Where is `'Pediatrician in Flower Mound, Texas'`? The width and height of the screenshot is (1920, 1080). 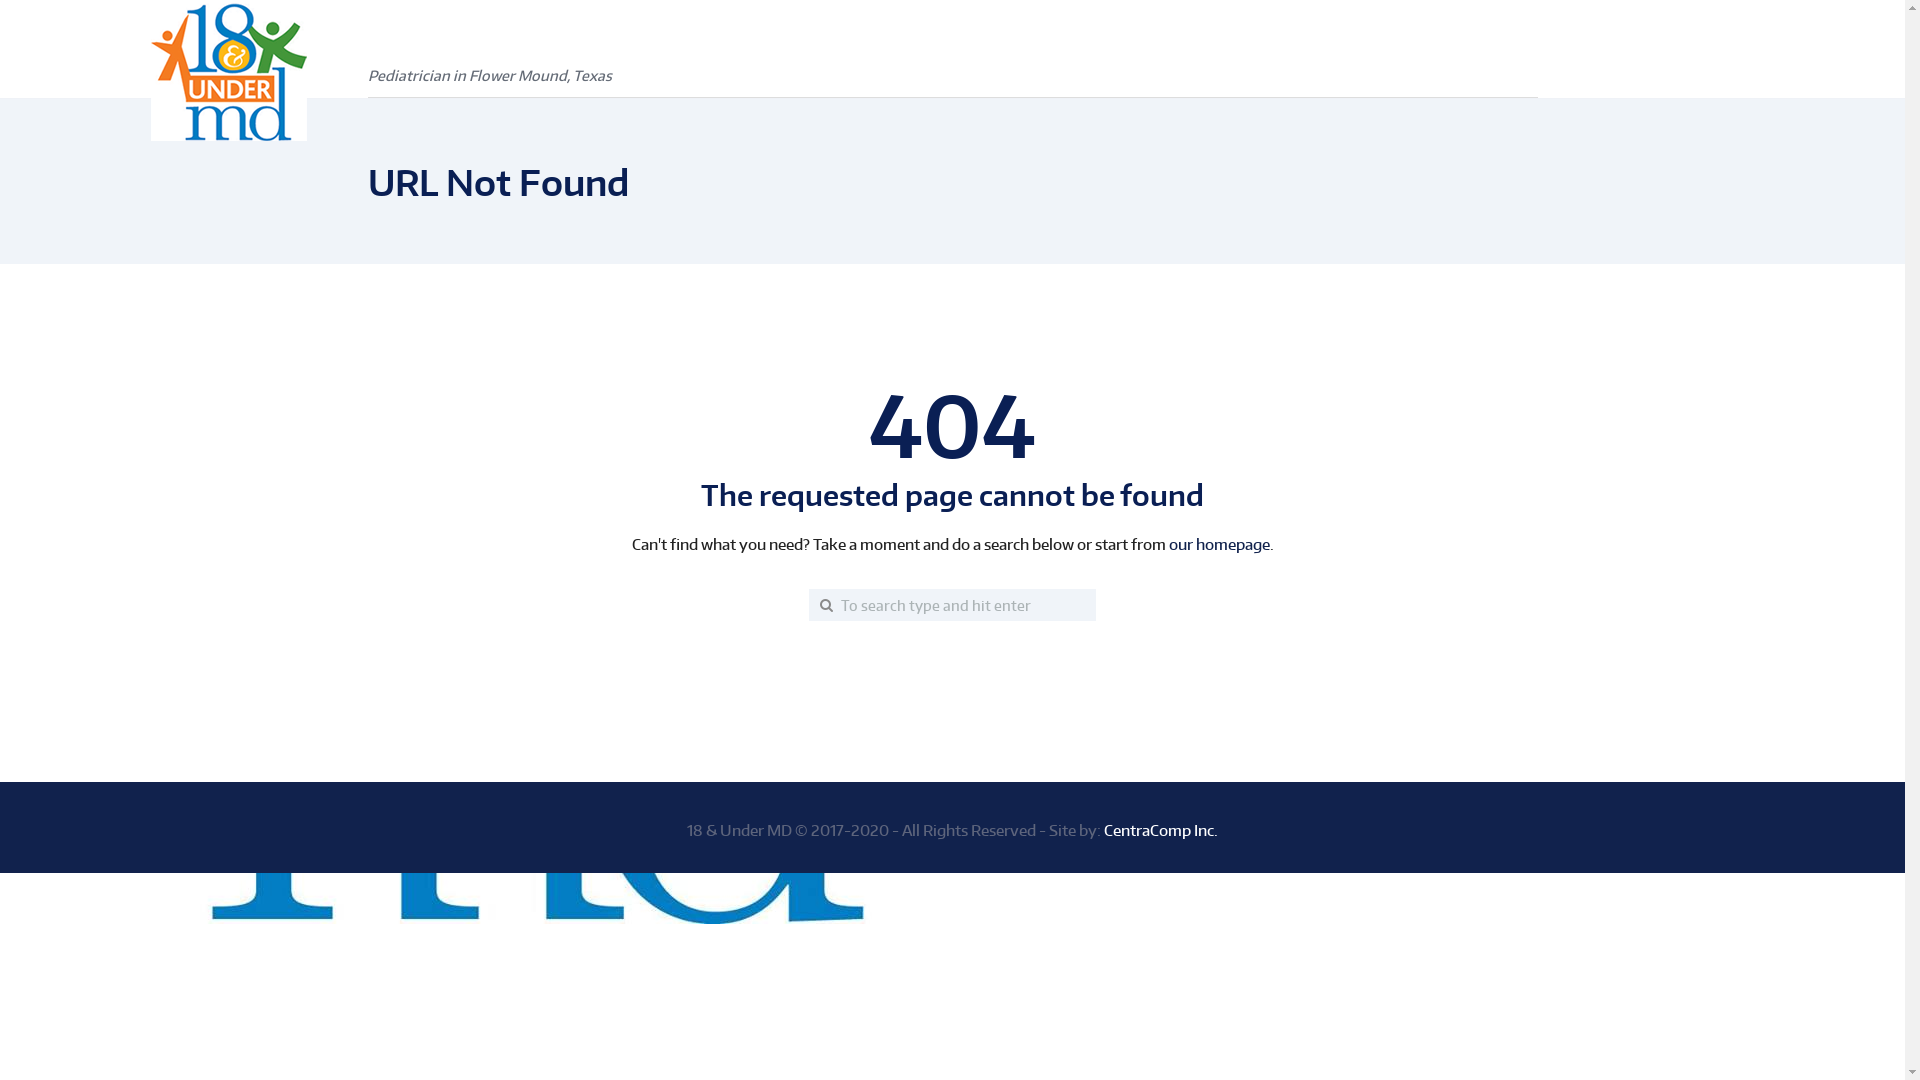 'Pediatrician in Flower Mound, Texas' is located at coordinates (368, 59).